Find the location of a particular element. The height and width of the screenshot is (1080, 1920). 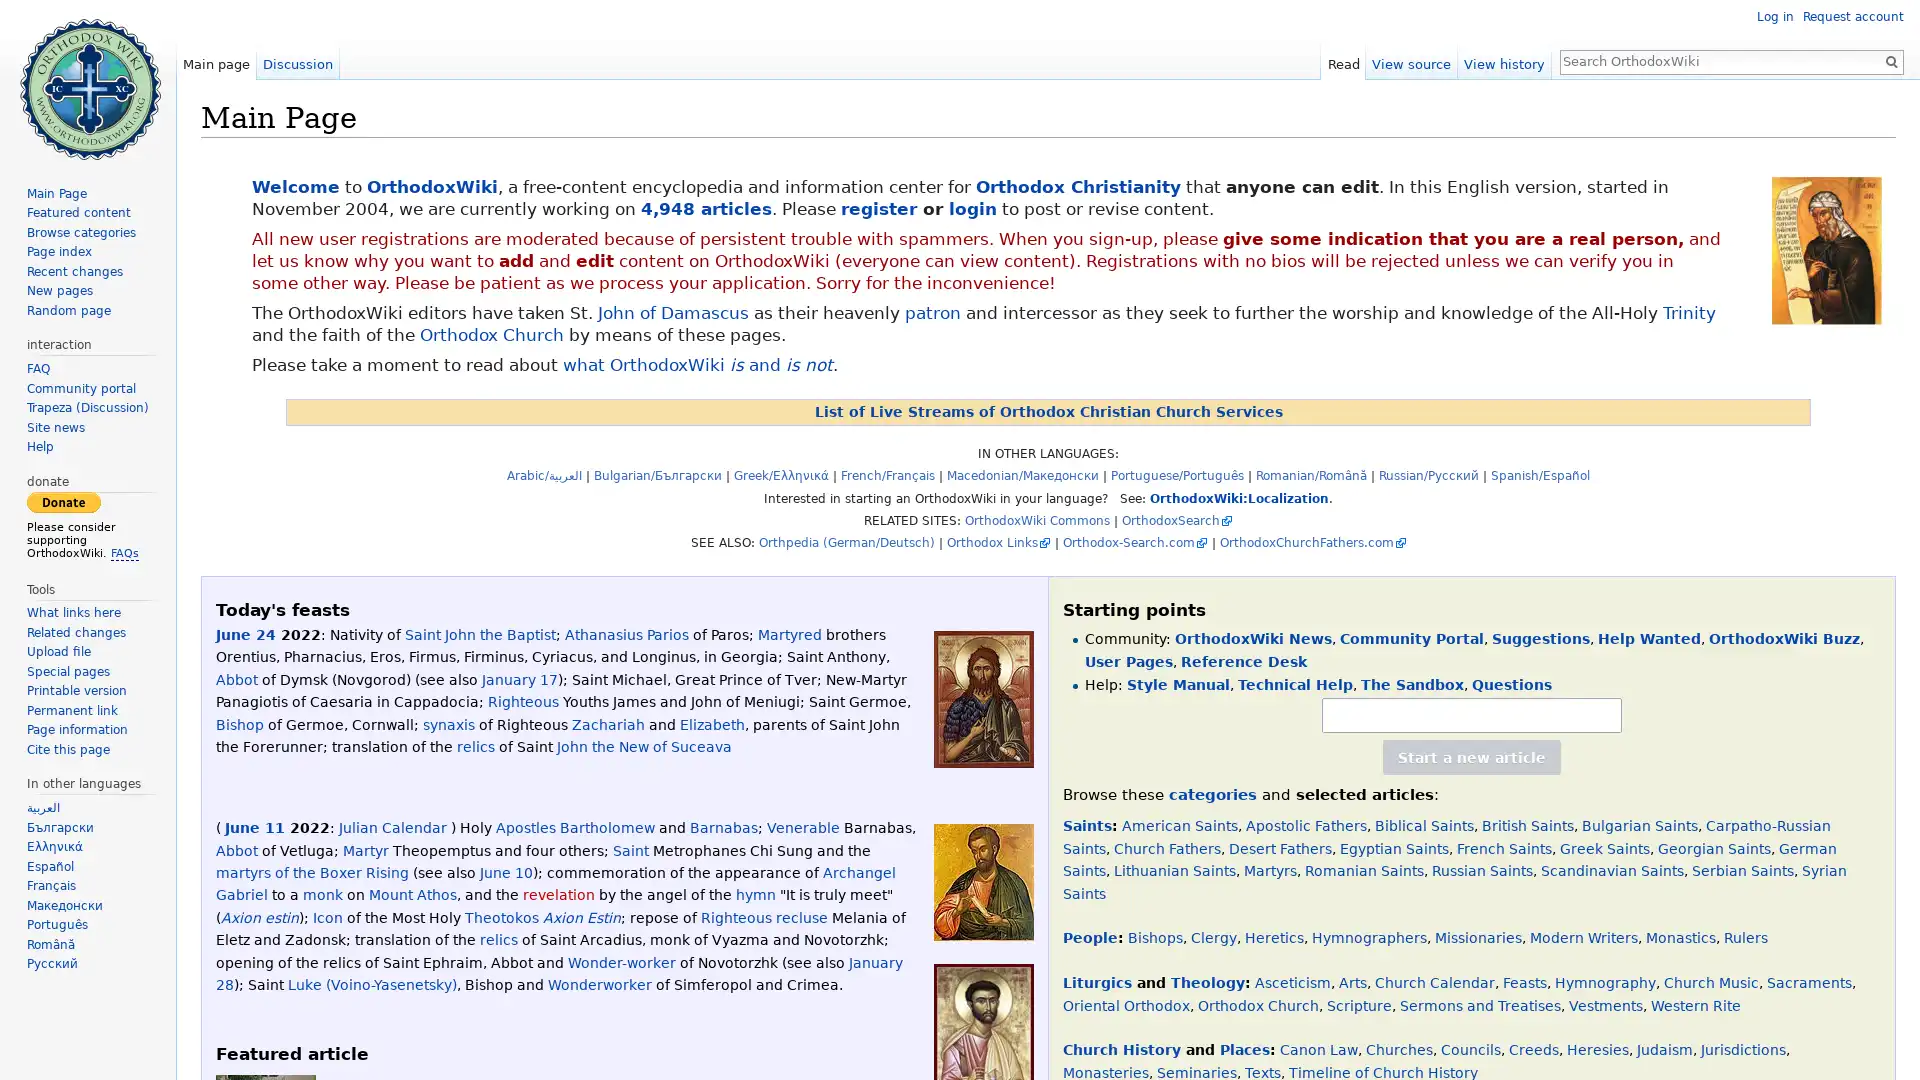

Go is located at coordinates (1890, 60).